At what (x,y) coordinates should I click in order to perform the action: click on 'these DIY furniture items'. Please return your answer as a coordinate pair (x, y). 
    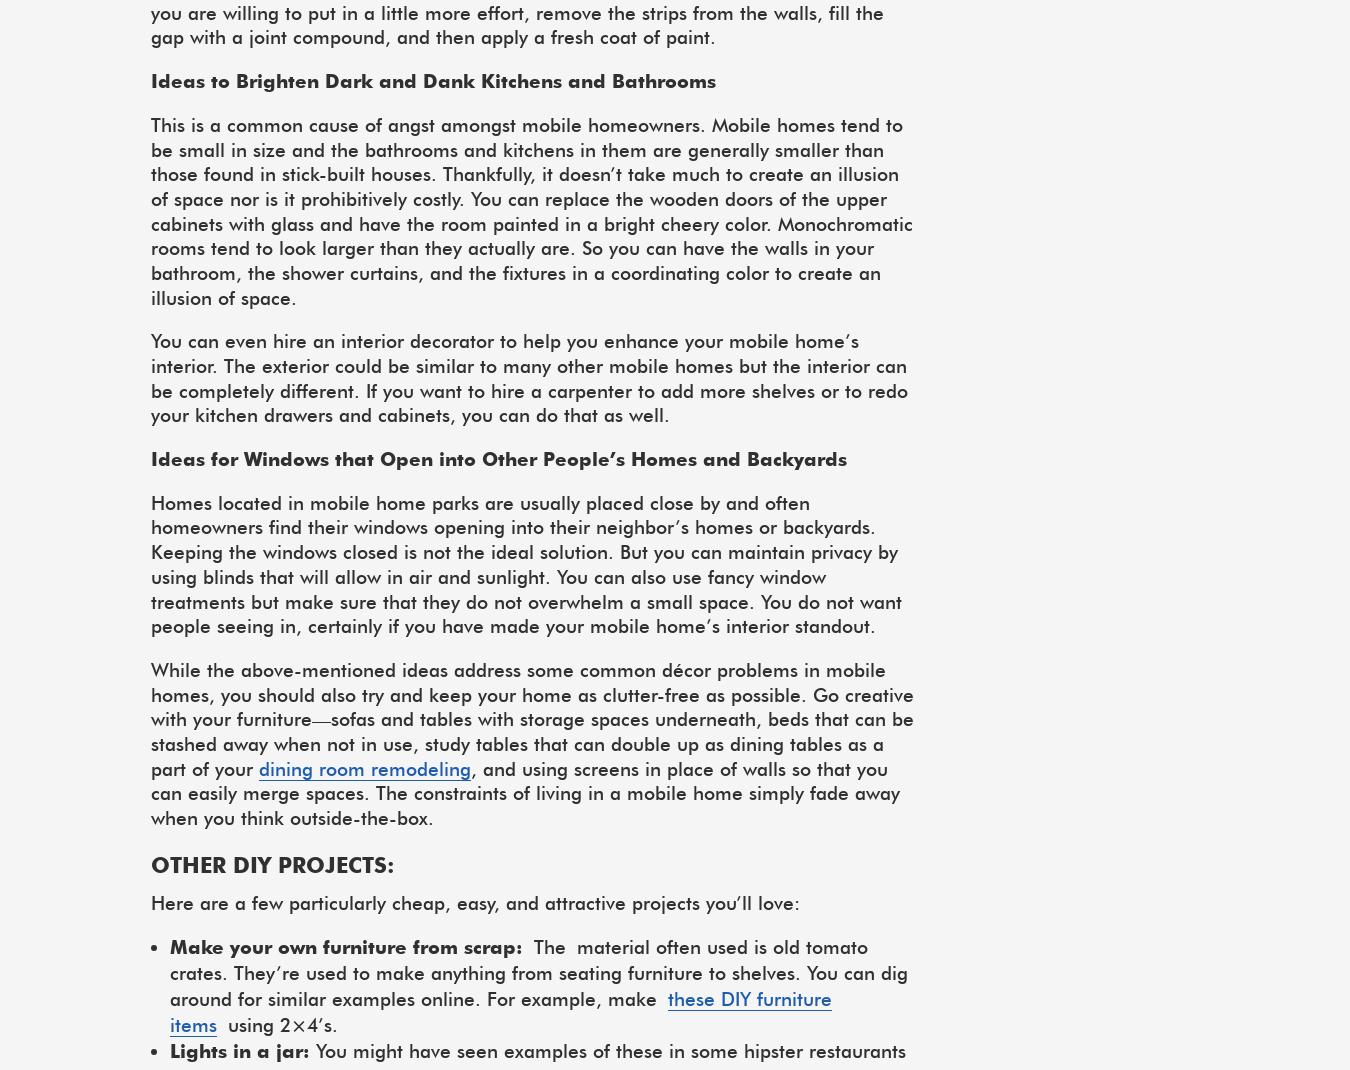
    Looking at the image, I should click on (169, 1012).